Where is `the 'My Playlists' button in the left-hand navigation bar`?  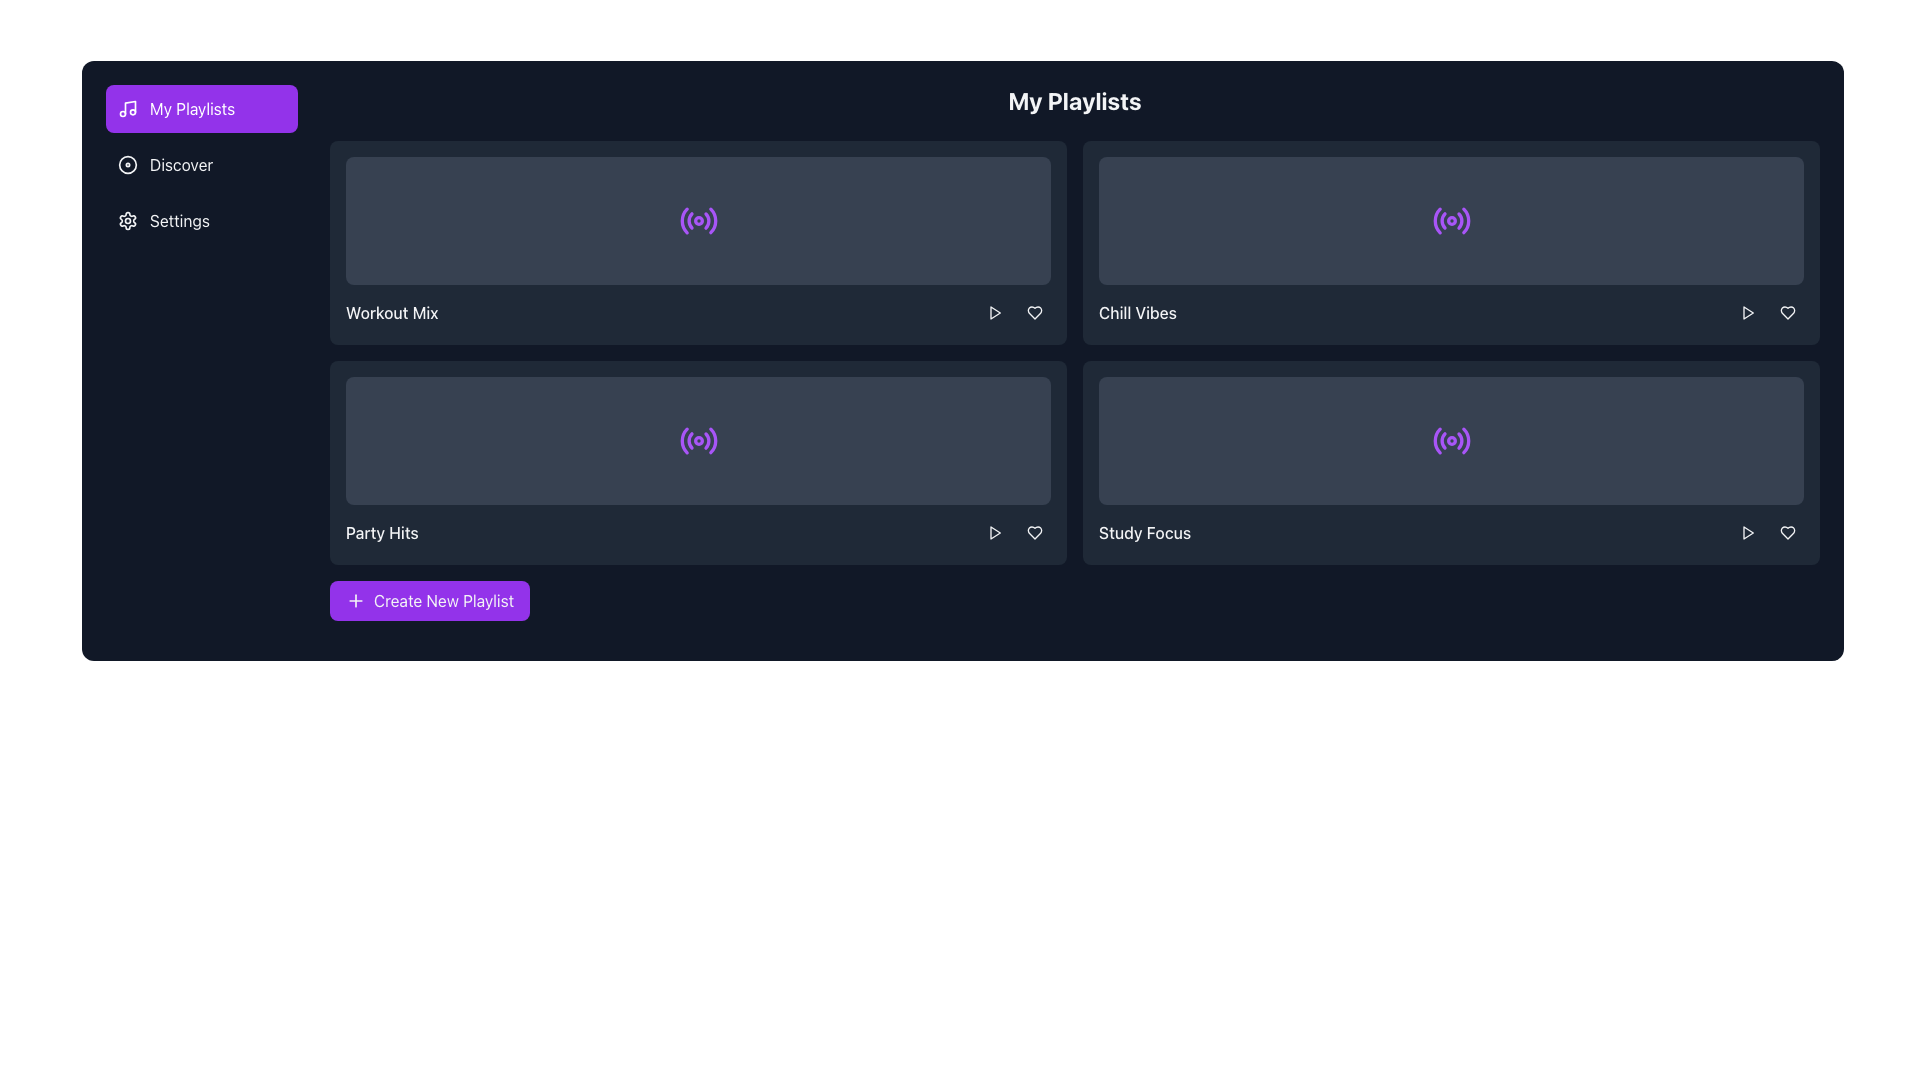
the 'My Playlists' button in the left-hand navigation bar is located at coordinates (192, 108).